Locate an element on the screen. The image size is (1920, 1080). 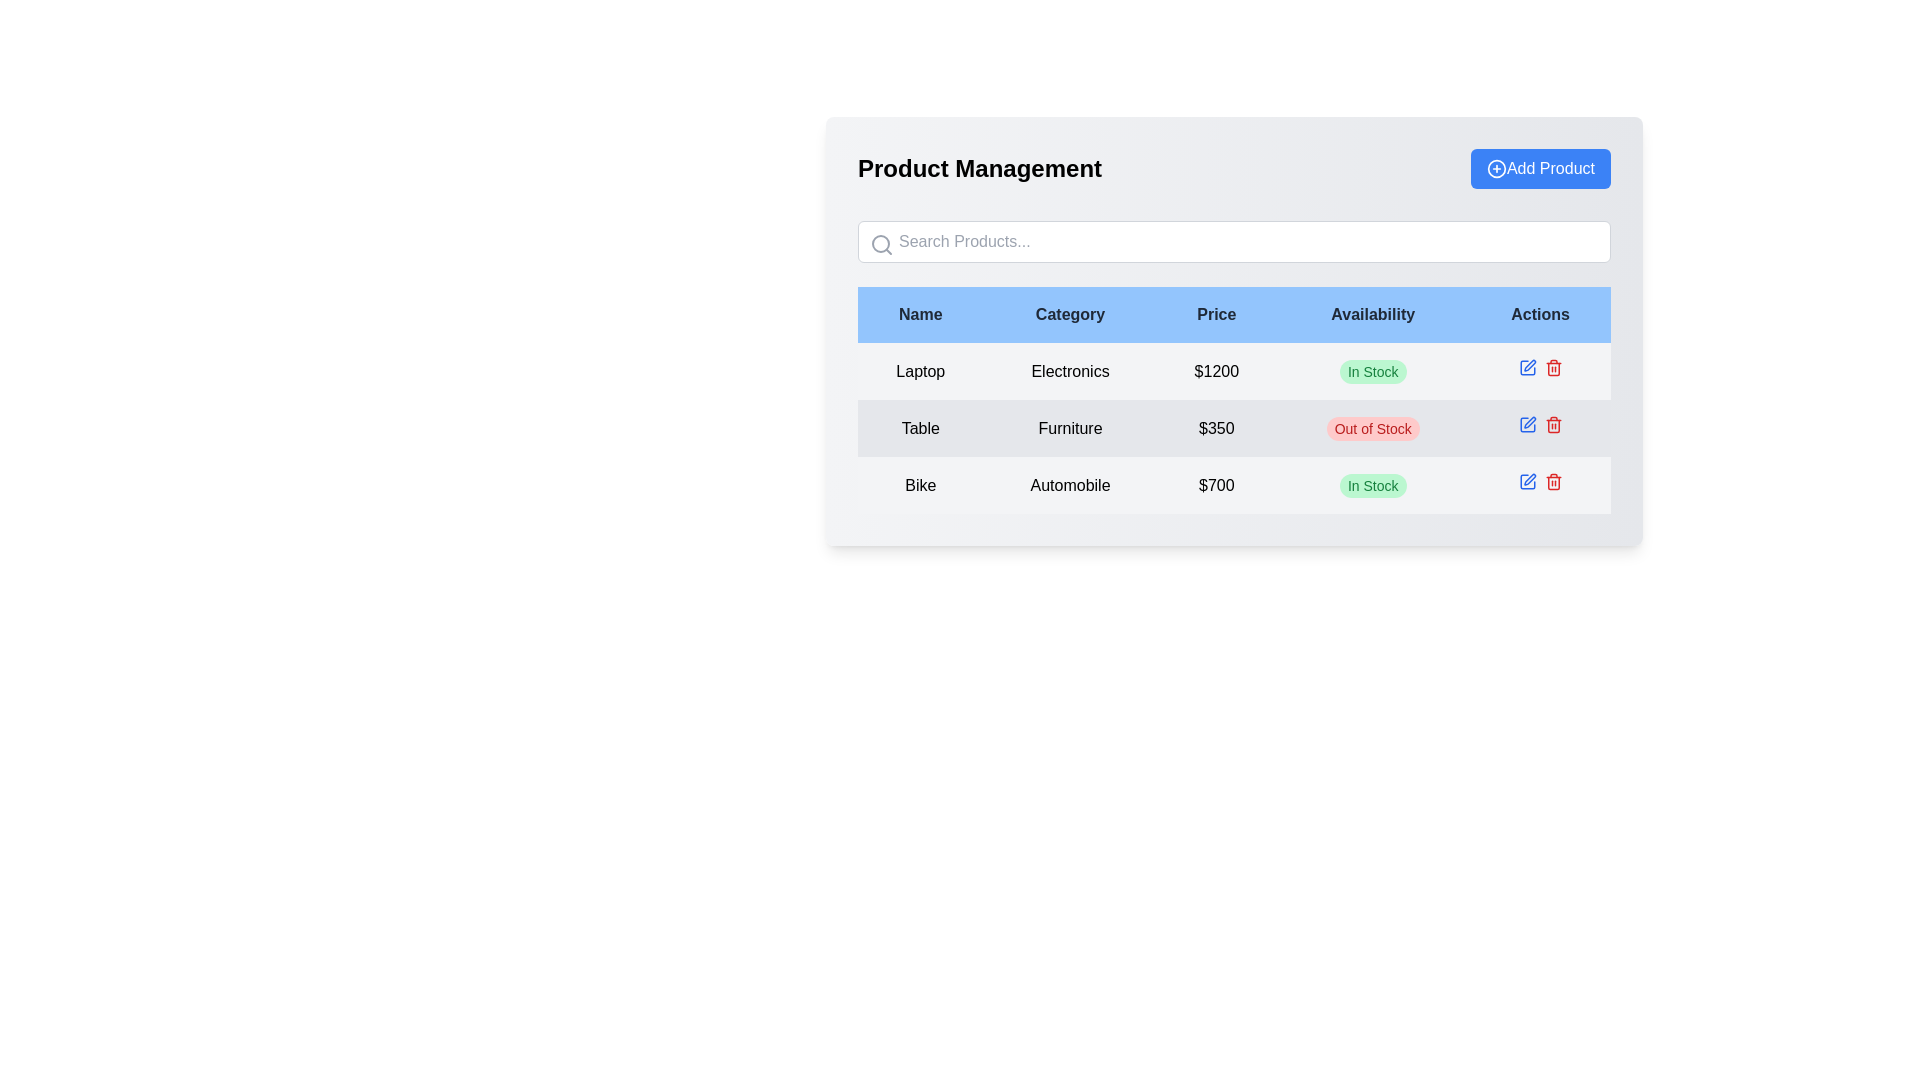
the Text badge indicating the availability status of the product 'Table' in the 'Availability' column of the table is located at coordinates (1372, 427).